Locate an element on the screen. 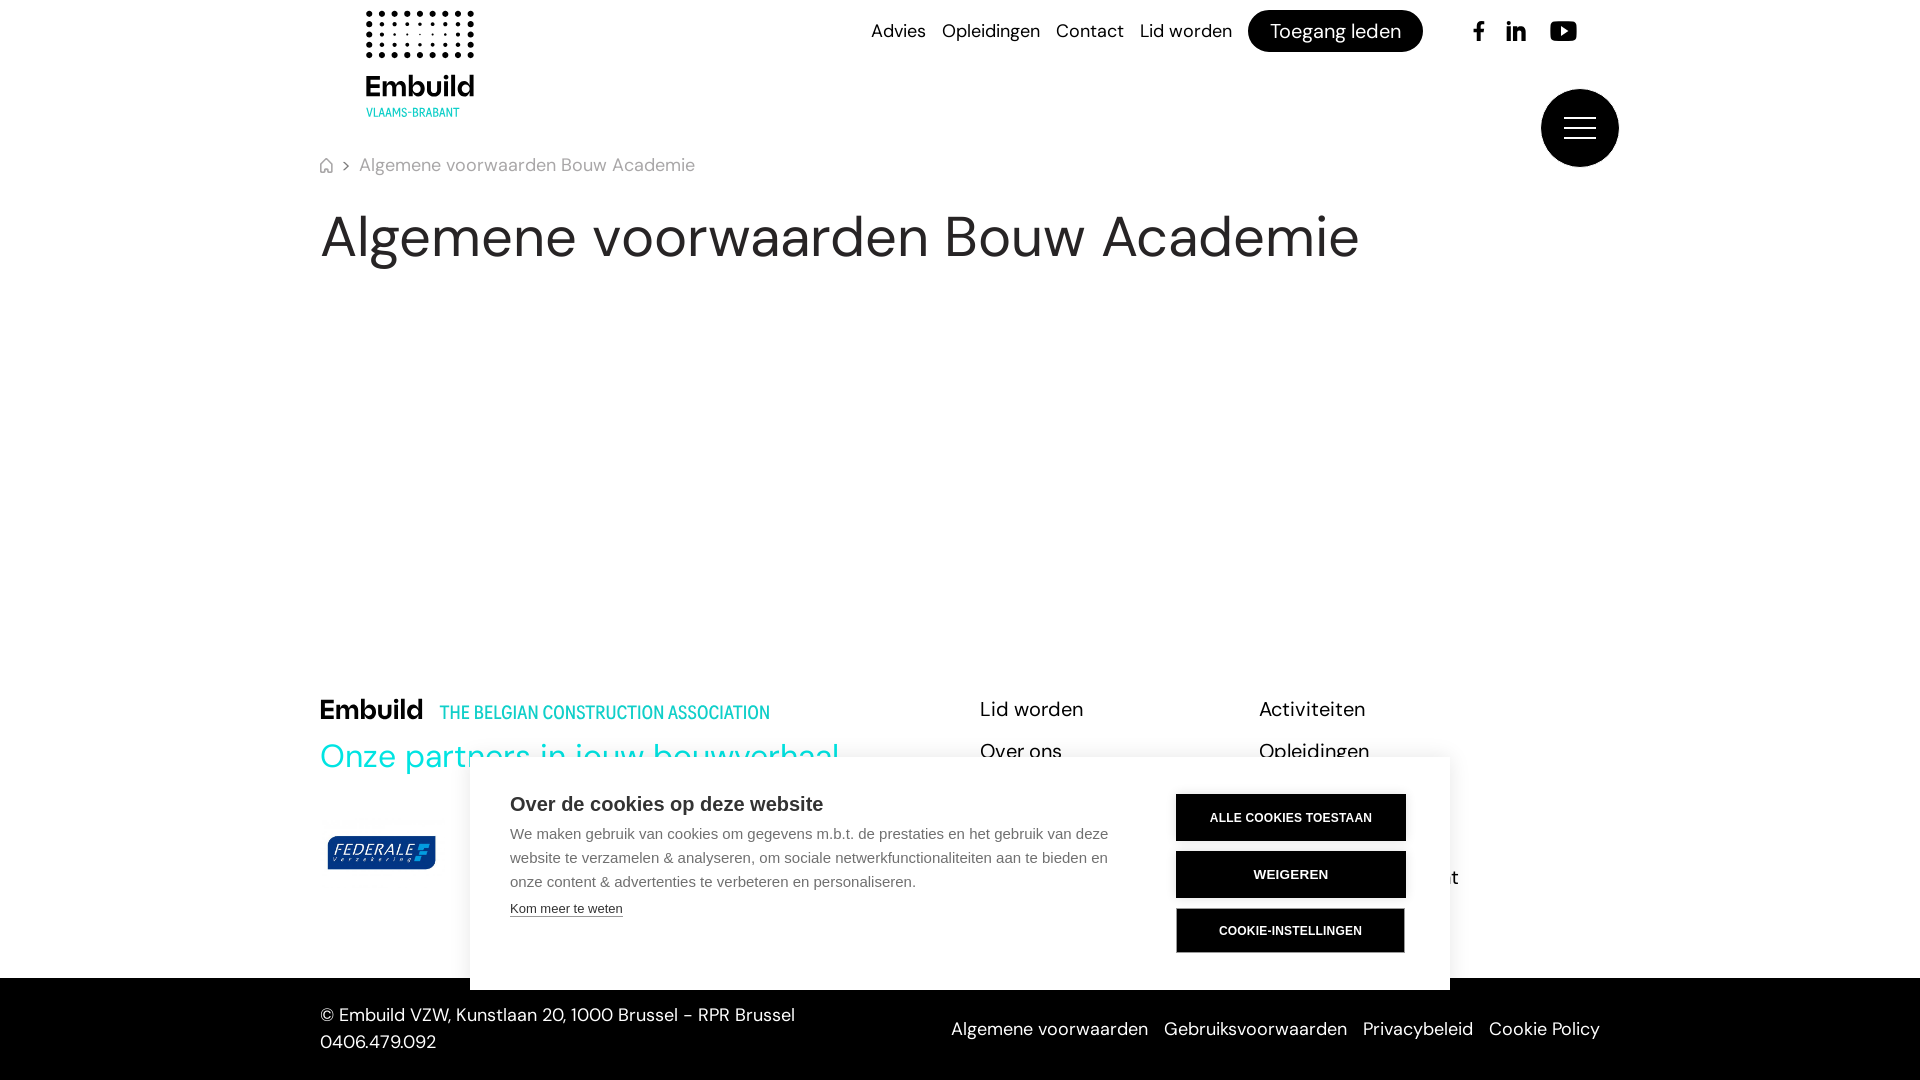 Image resolution: width=1920 pixels, height=1080 pixels. 'Cookie Policy' is located at coordinates (1543, 1028).